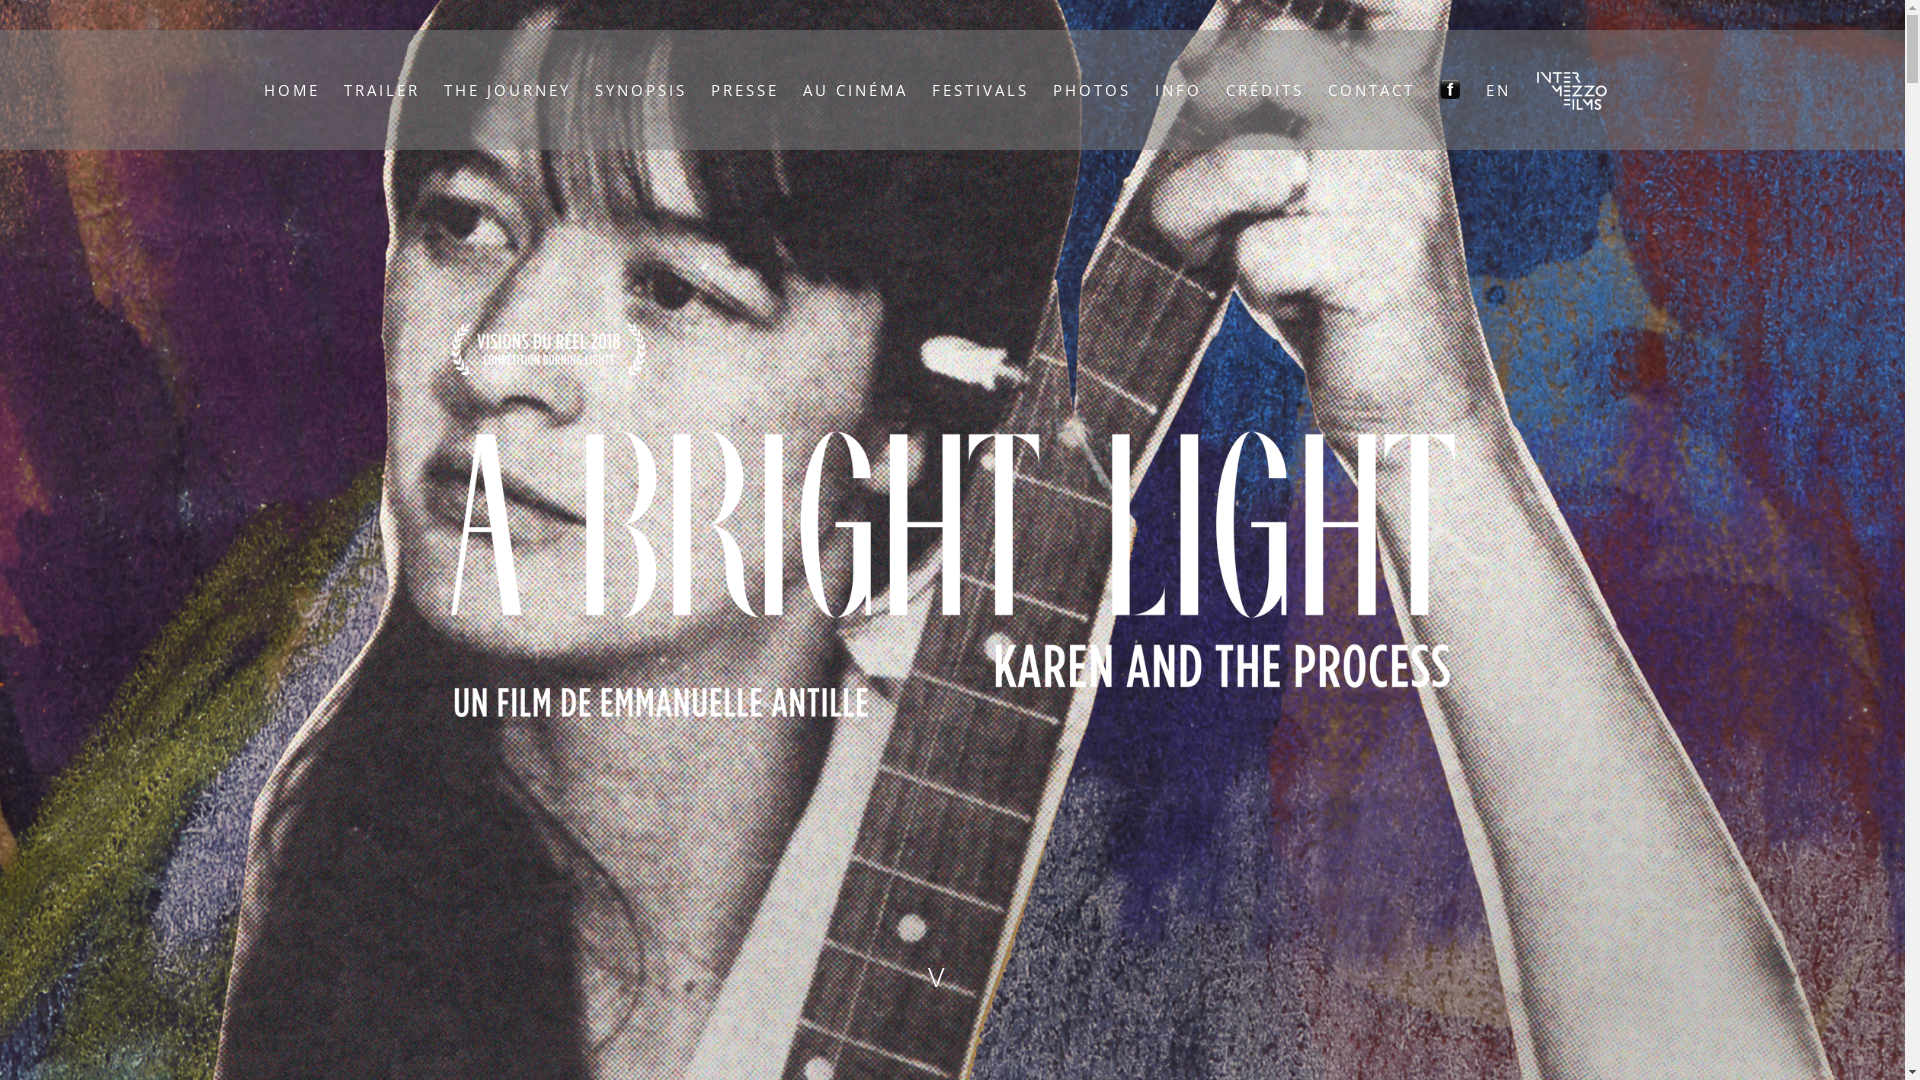 The image size is (1920, 1080). What do you see at coordinates (382, 88) in the screenshot?
I see `'TRAILER'` at bounding box center [382, 88].